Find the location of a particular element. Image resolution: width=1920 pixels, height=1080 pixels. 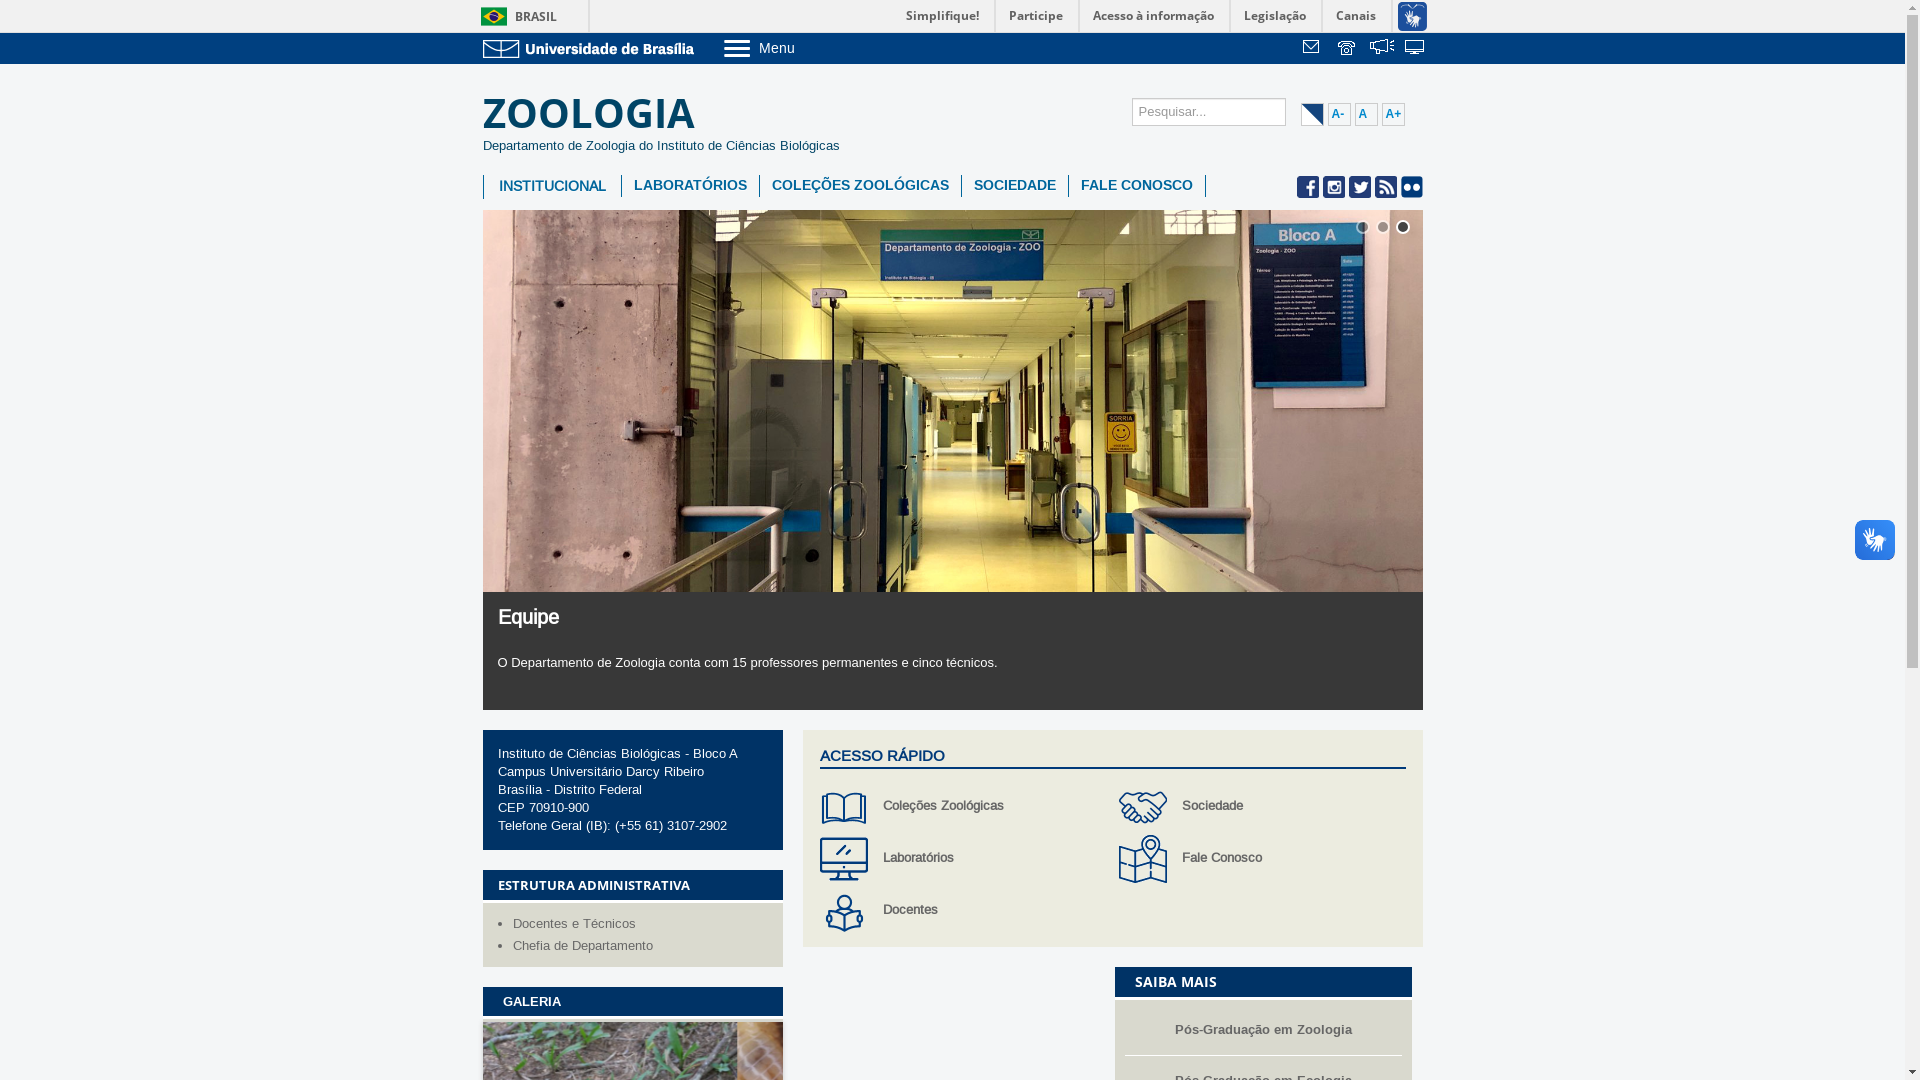

' ' is located at coordinates (1402, 48).